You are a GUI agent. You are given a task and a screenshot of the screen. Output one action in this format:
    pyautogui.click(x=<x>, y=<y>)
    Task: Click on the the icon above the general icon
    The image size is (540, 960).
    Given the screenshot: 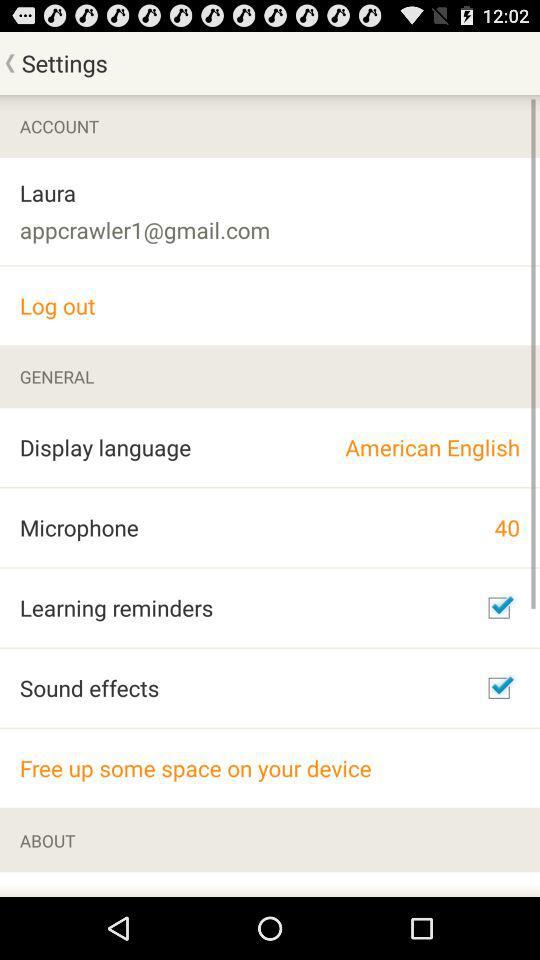 What is the action you would take?
    pyautogui.click(x=270, y=305)
    